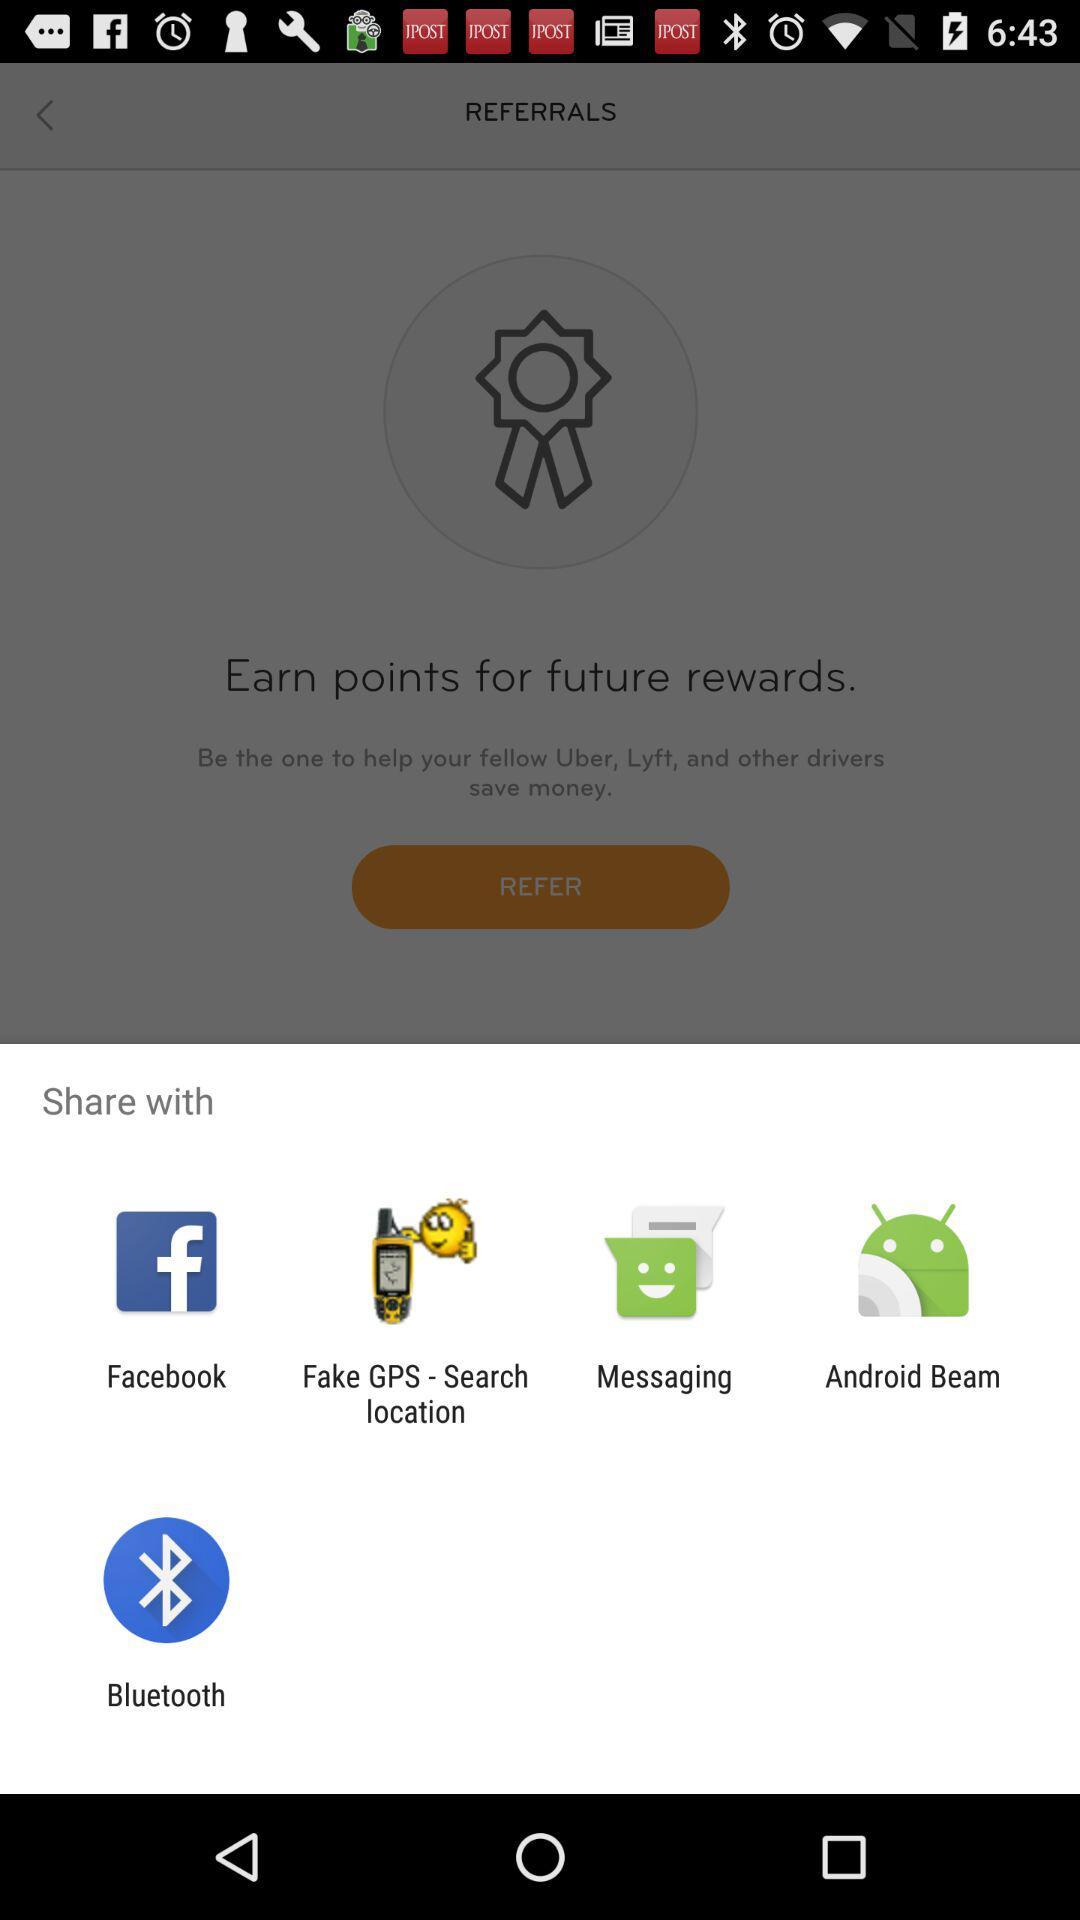 The height and width of the screenshot is (1920, 1080). I want to click on the bluetooth item, so click(165, 1711).